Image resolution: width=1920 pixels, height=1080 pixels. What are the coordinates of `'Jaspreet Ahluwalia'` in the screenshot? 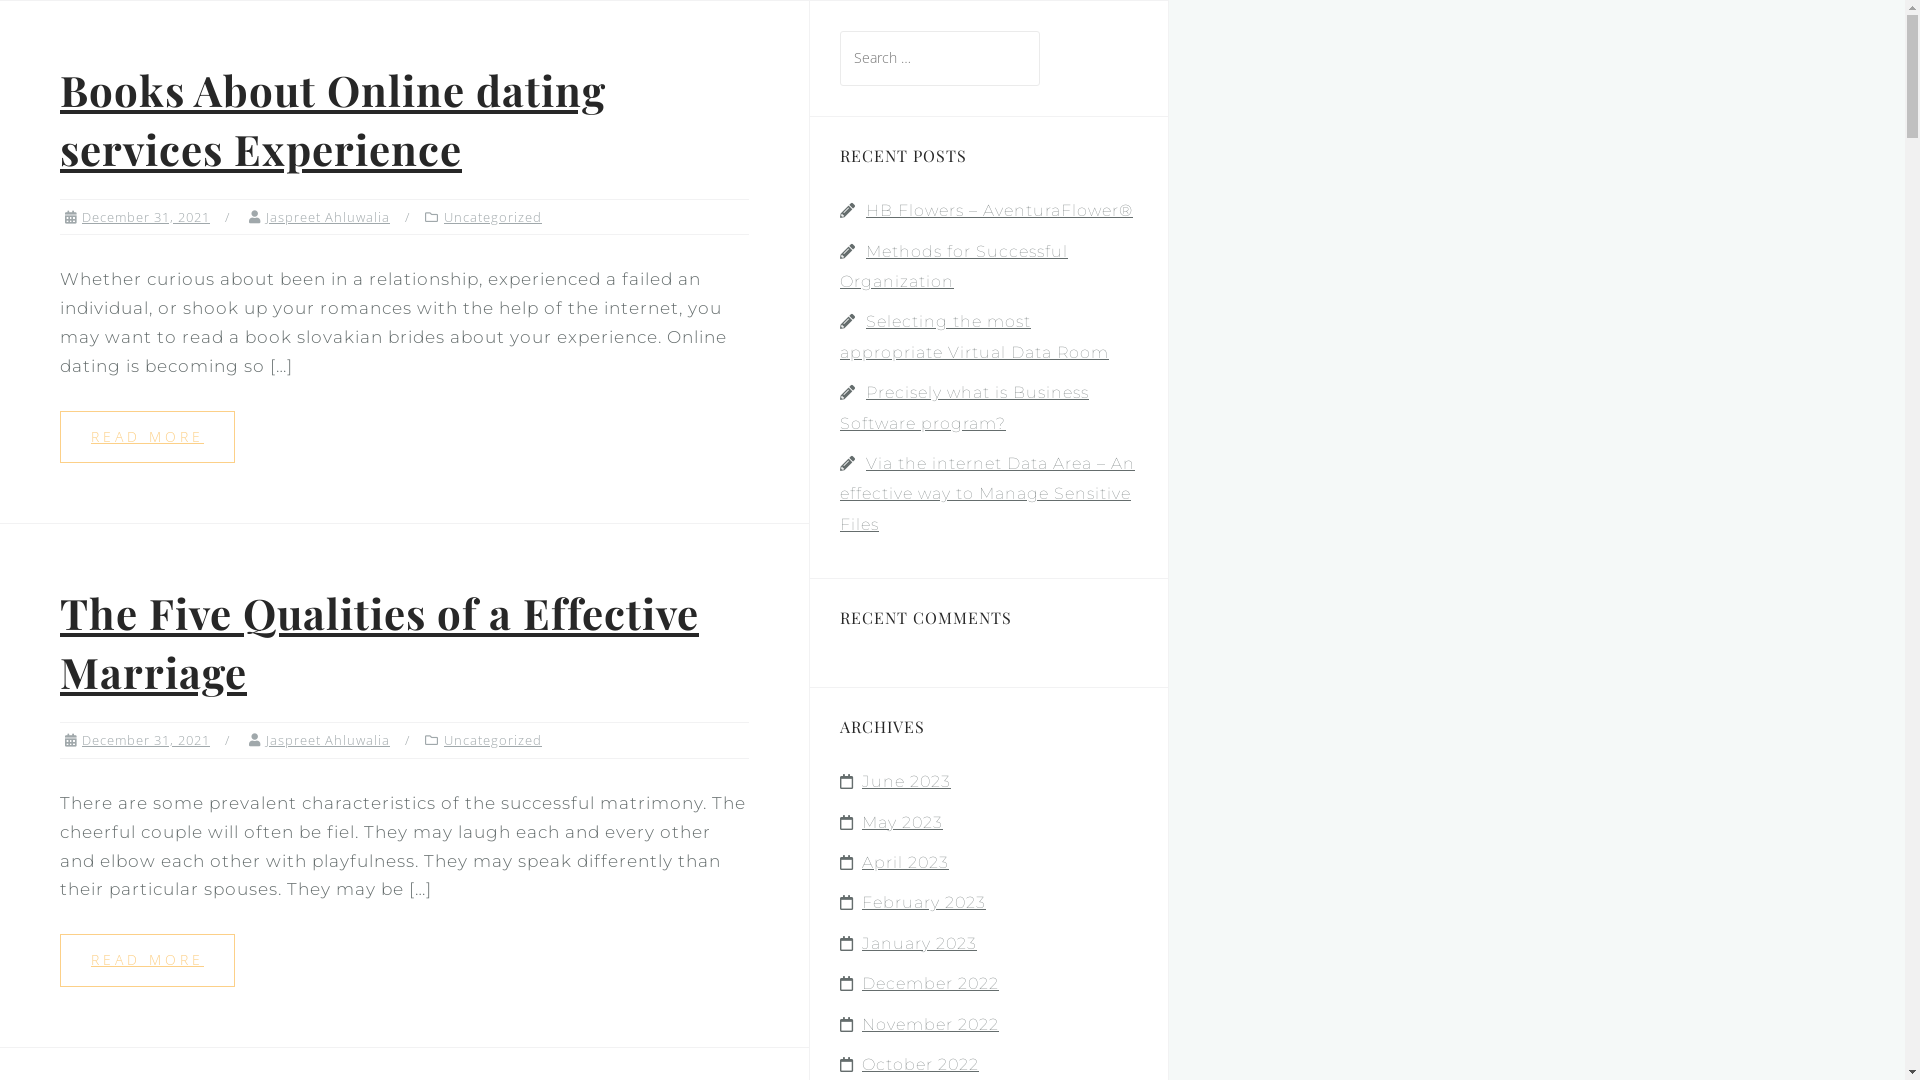 It's located at (264, 216).